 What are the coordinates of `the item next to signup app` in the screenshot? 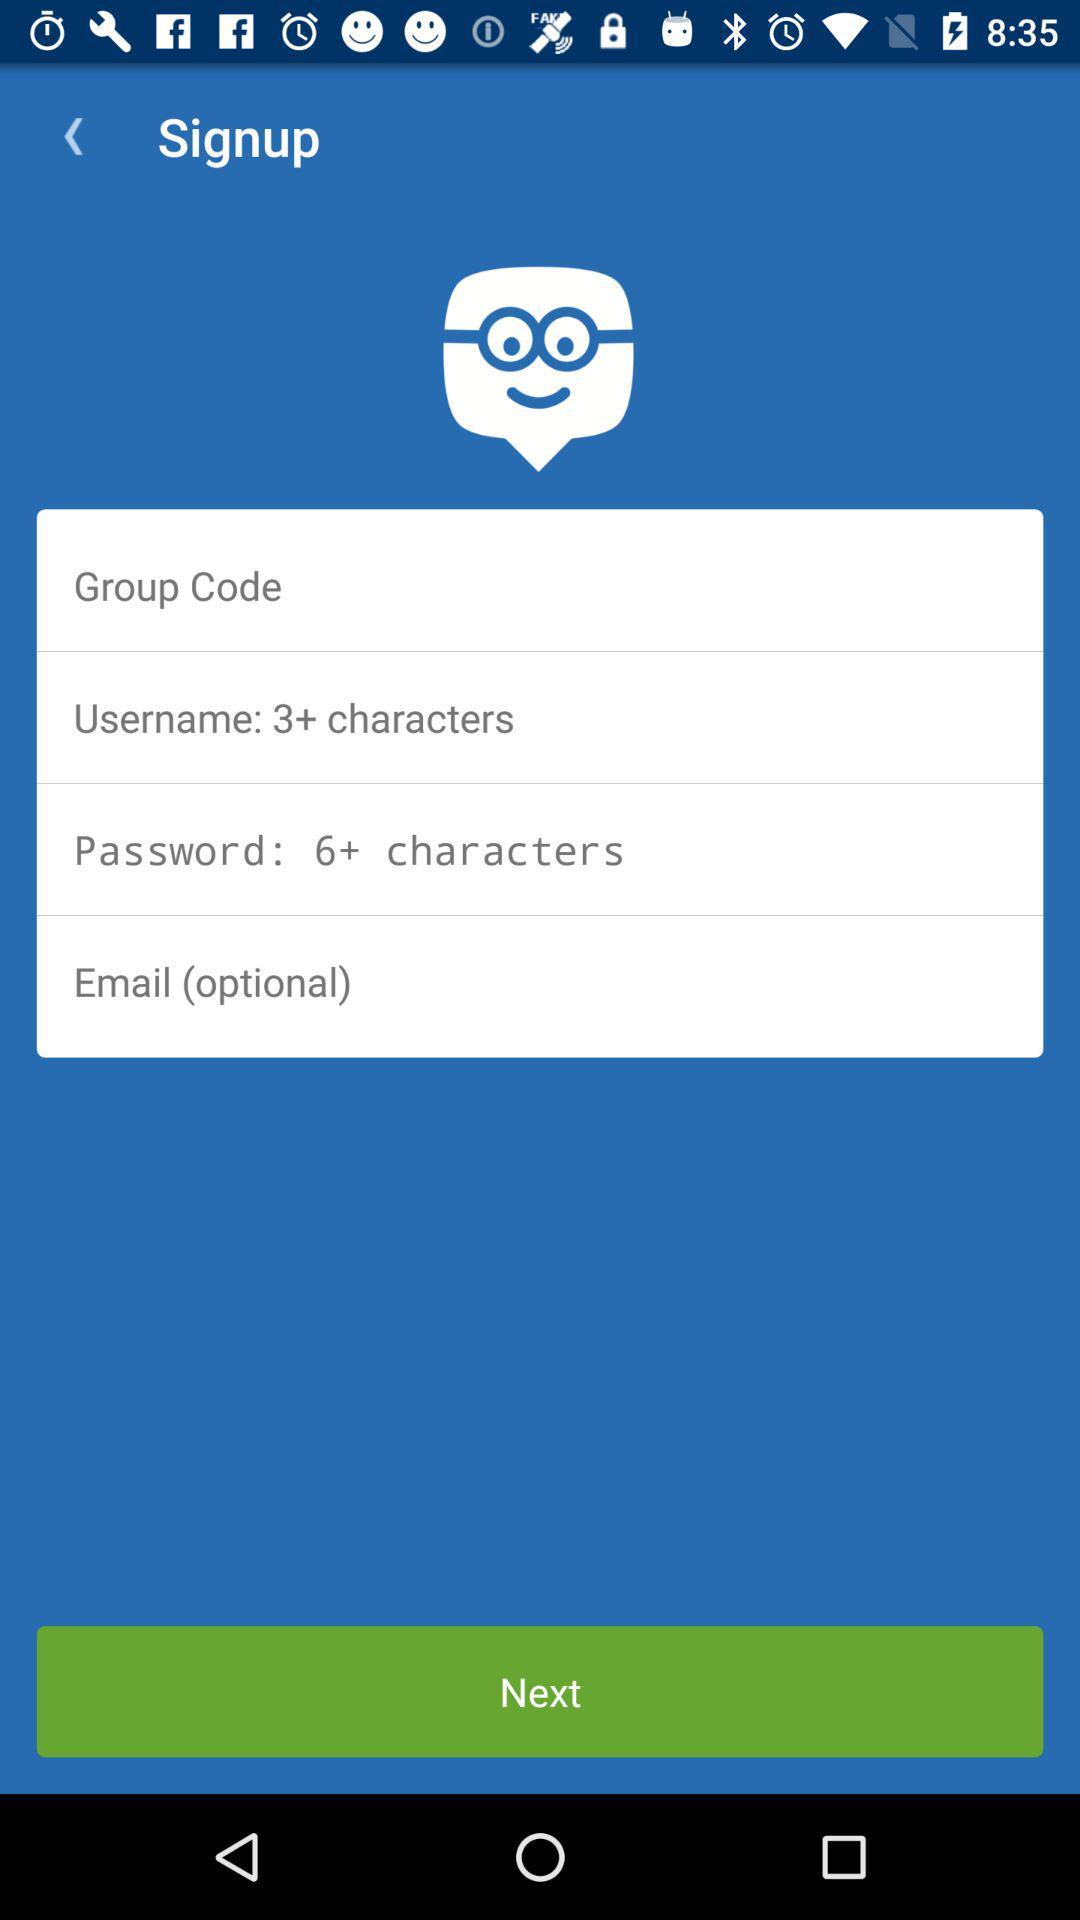 It's located at (72, 135).